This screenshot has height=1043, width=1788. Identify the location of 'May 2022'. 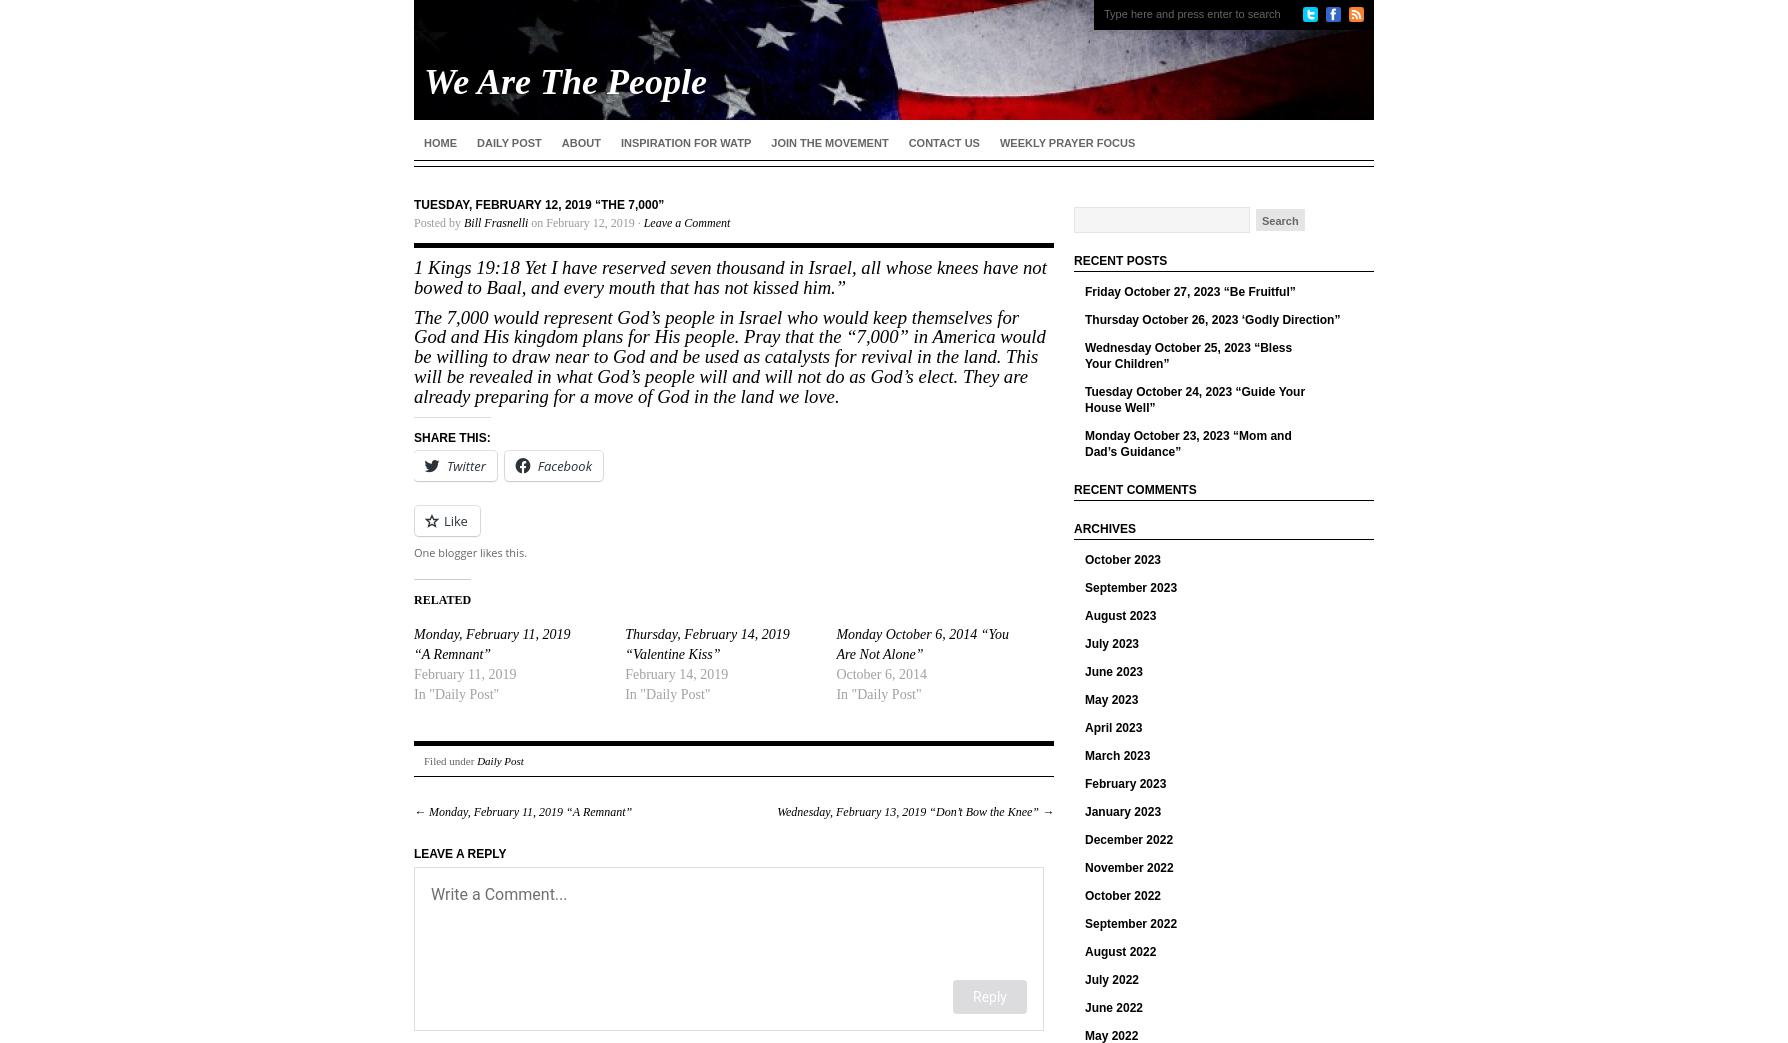
(1111, 1036).